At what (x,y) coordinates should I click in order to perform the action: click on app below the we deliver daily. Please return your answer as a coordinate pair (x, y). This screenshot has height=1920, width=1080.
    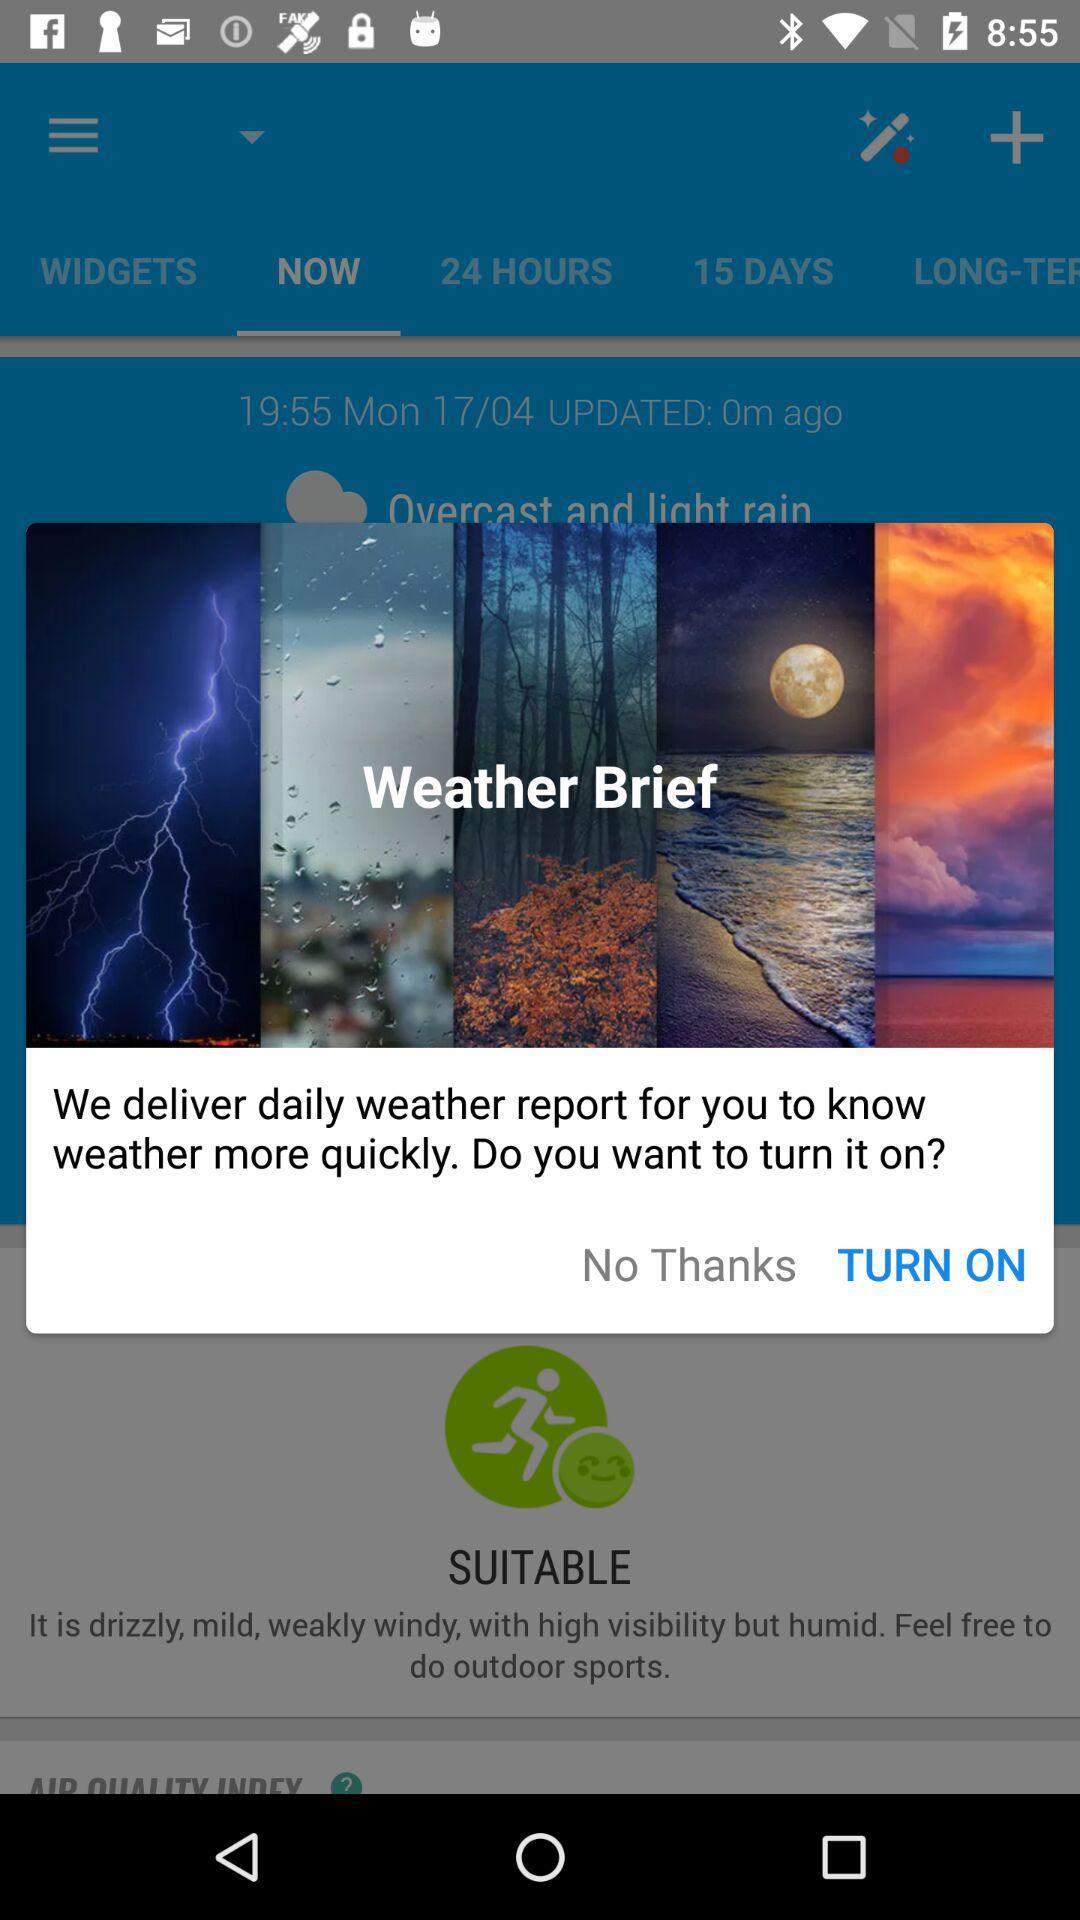
    Looking at the image, I should click on (688, 1262).